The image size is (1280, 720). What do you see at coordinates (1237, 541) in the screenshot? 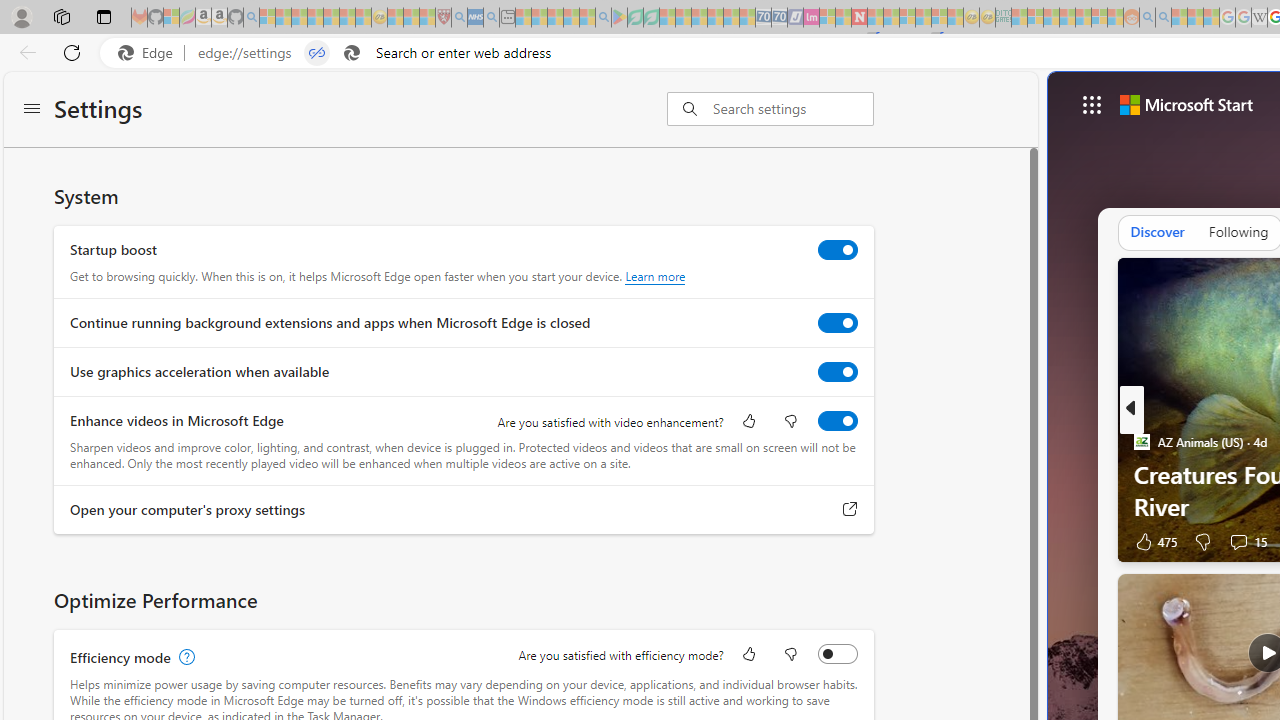
I see `'View comments 15 Comment'` at bounding box center [1237, 541].